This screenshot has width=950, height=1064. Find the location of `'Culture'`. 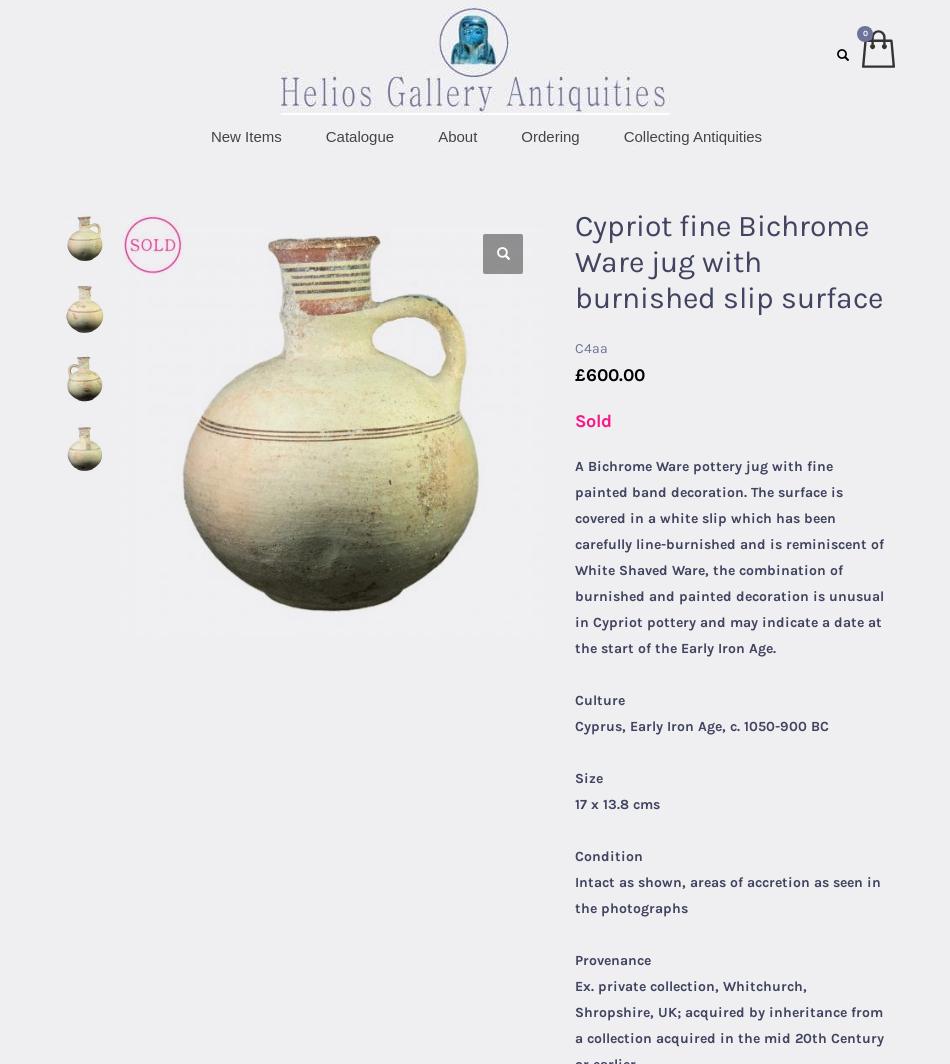

'Culture' is located at coordinates (600, 700).